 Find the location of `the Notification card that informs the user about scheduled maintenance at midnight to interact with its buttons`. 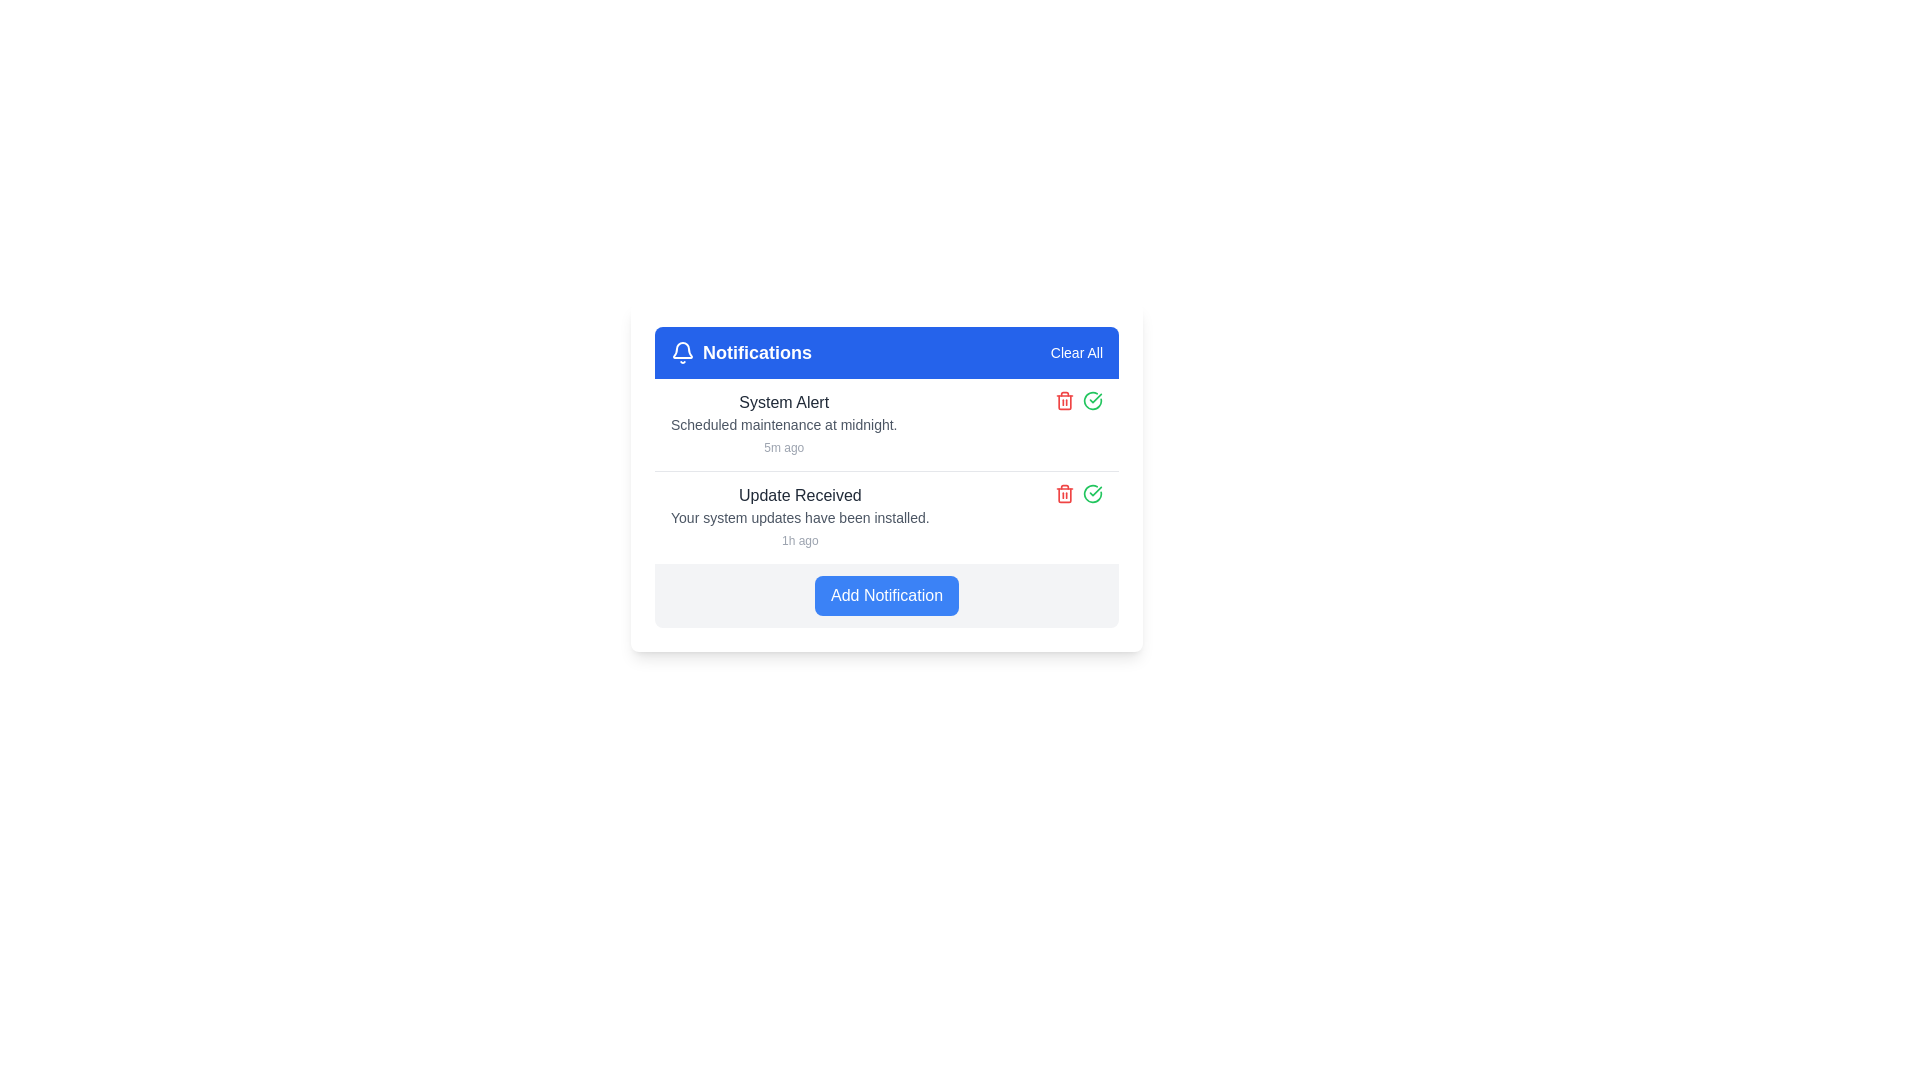

the Notification card that informs the user about scheduled maintenance at midnight to interact with its buttons is located at coordinates (886, 423).